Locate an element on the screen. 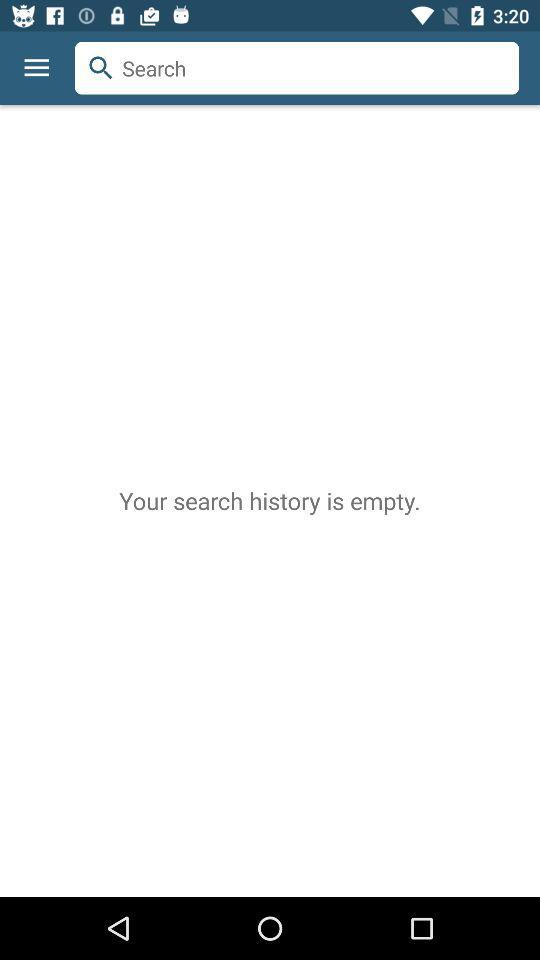 Image resolution: width=540 pixels, height=960 pixels. search box is located at coordinates (296, 68).